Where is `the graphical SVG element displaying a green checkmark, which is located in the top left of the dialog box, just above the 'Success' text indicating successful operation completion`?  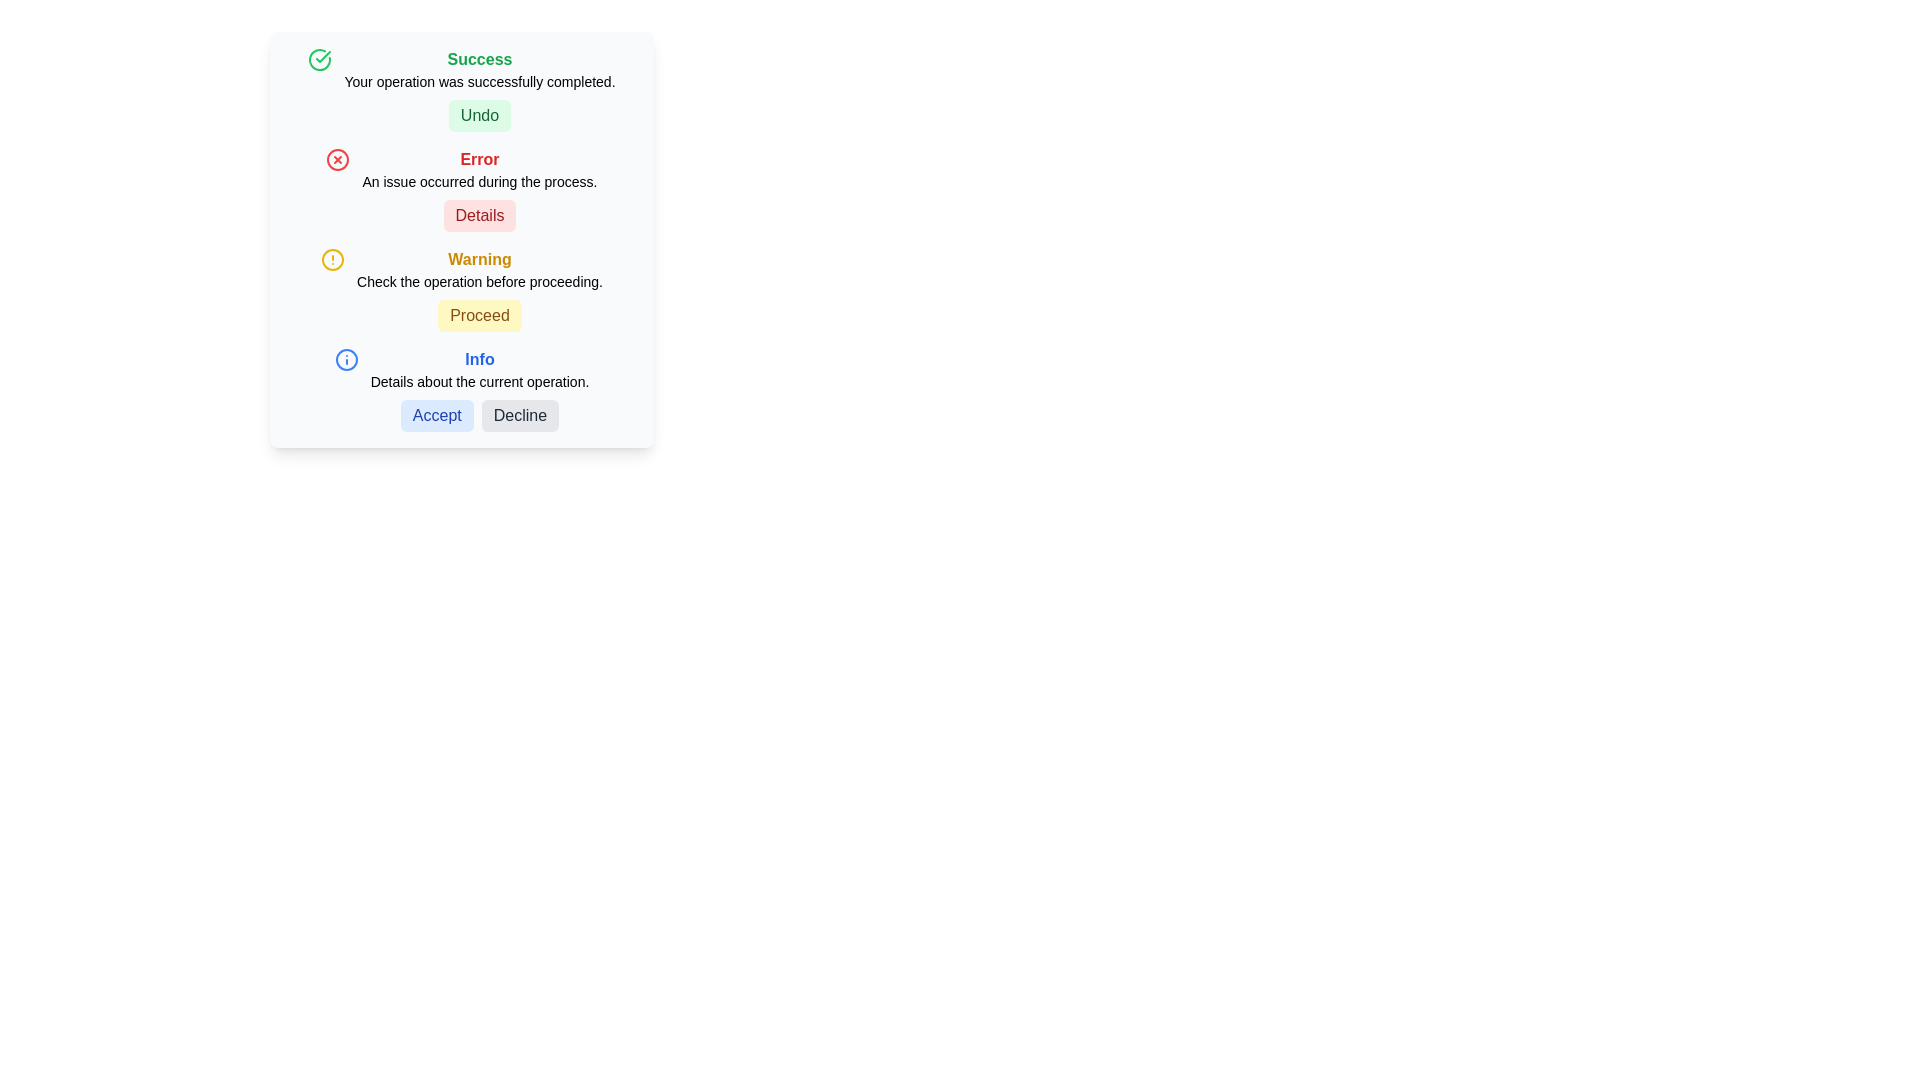 the graphical SVG element displaying a green checkmark, which is located in the top left of the dialog box, just above the 'Success' text indicating successful operation completion is located at coordinates (320, 59).